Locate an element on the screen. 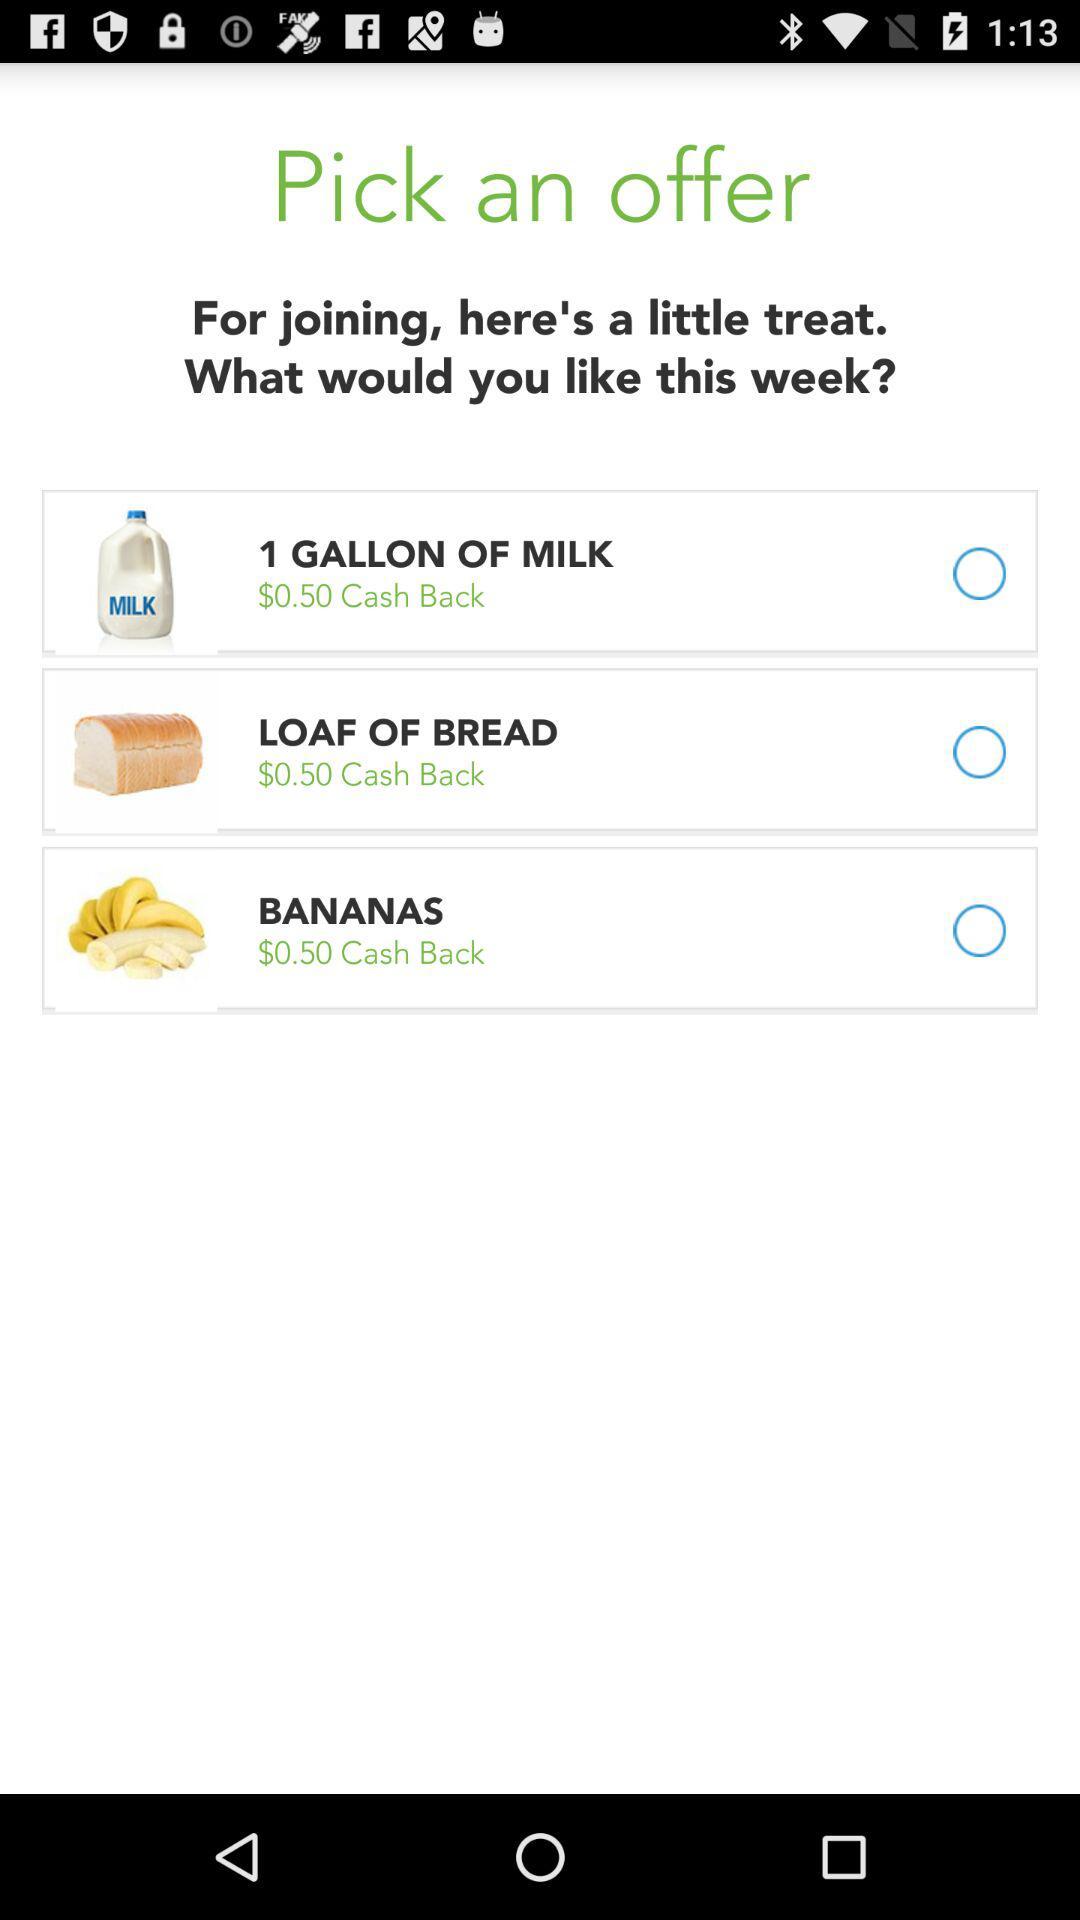  bananas app is located at coordinates (350, 910).